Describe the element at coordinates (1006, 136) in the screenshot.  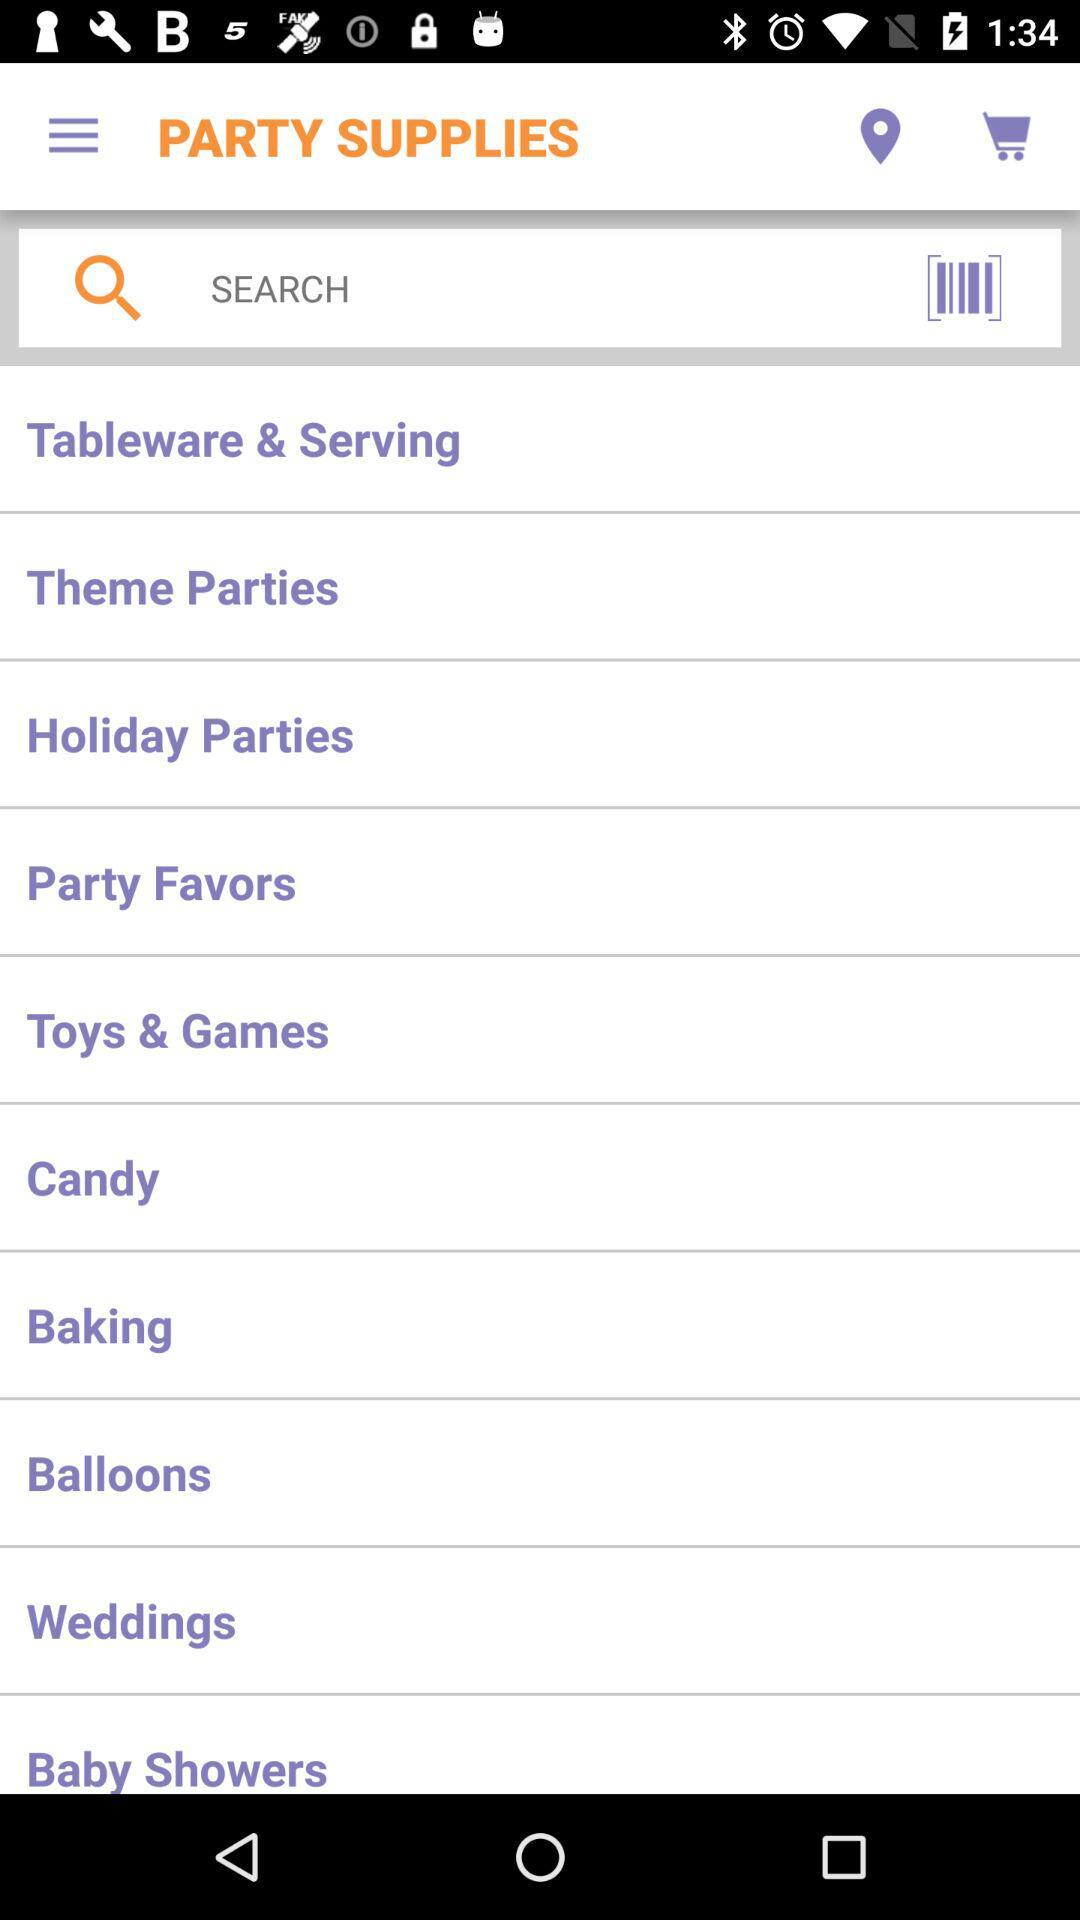
I see `icon on the top right corner` at that location.